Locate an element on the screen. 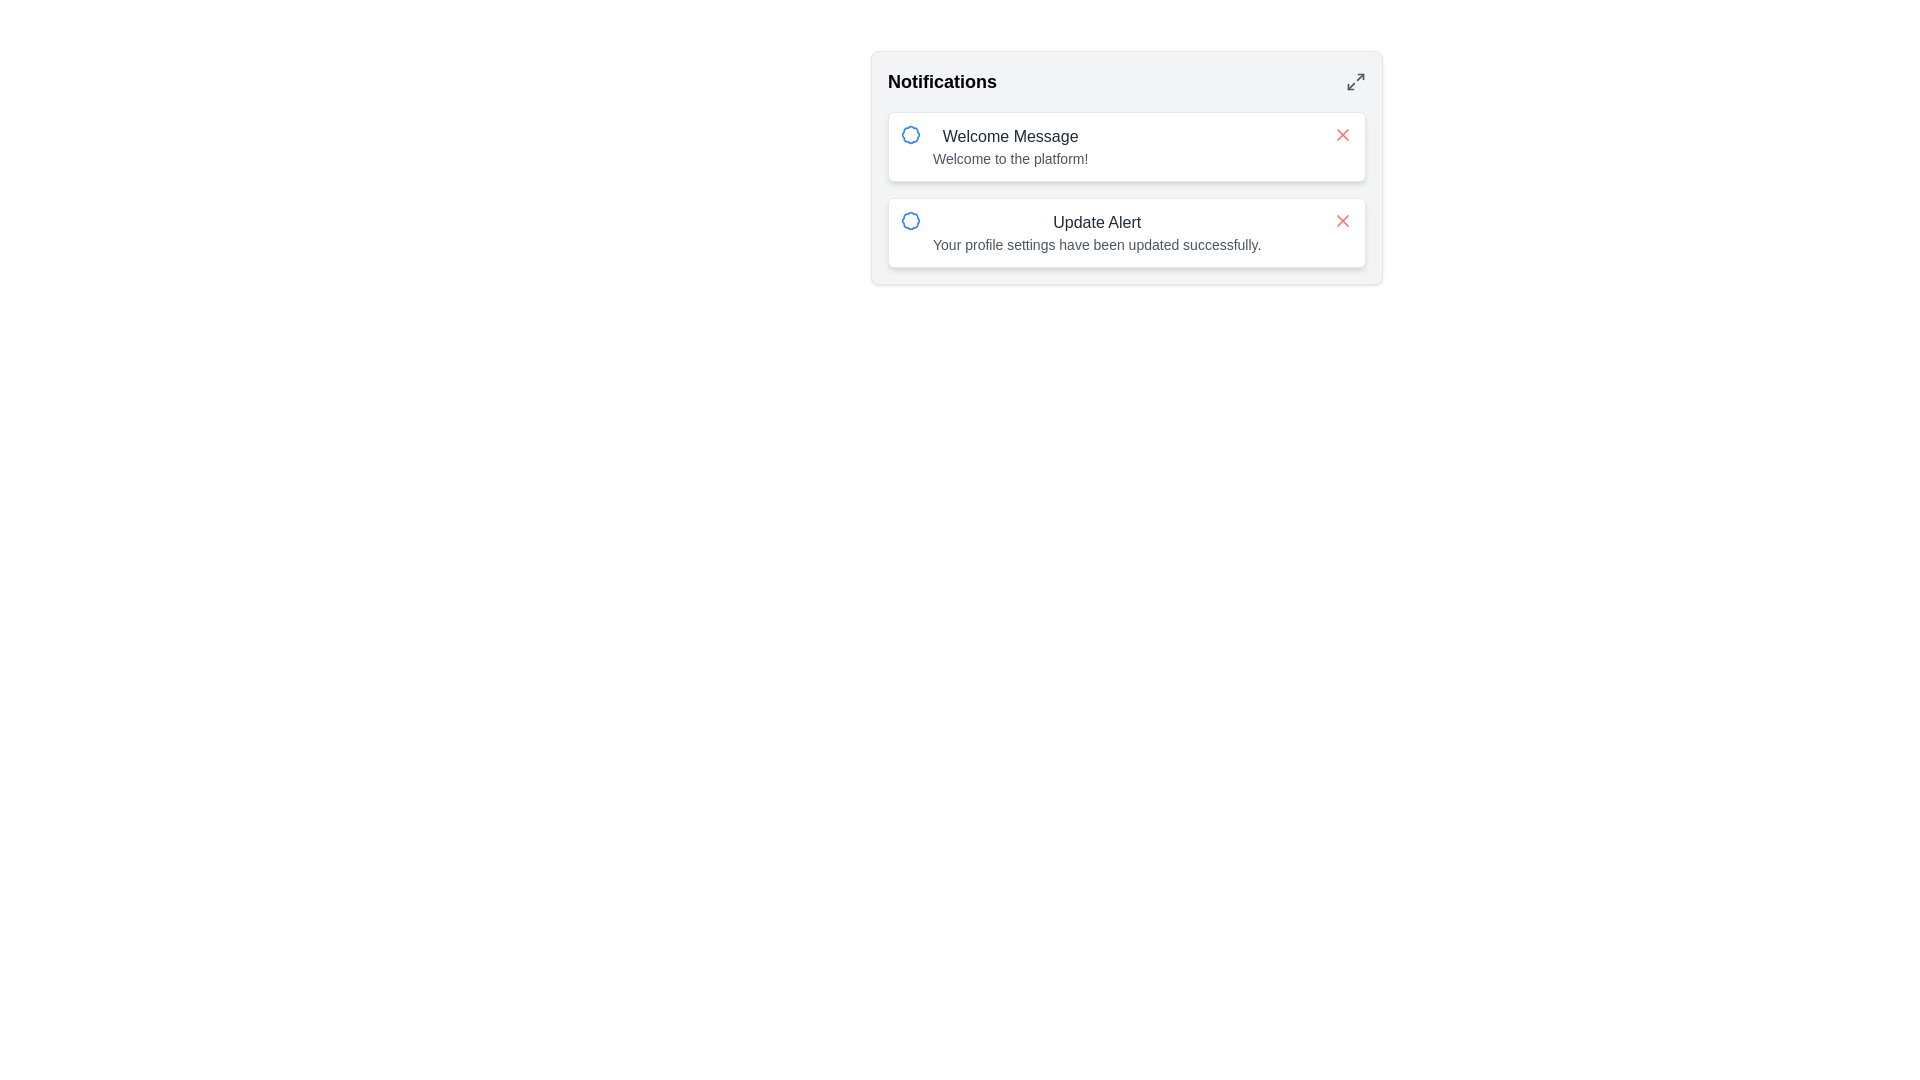  greeting message from the text block that includes 'Welcome Message' and 'Welcome to the platform!' is located at coordinates (1010, 145).